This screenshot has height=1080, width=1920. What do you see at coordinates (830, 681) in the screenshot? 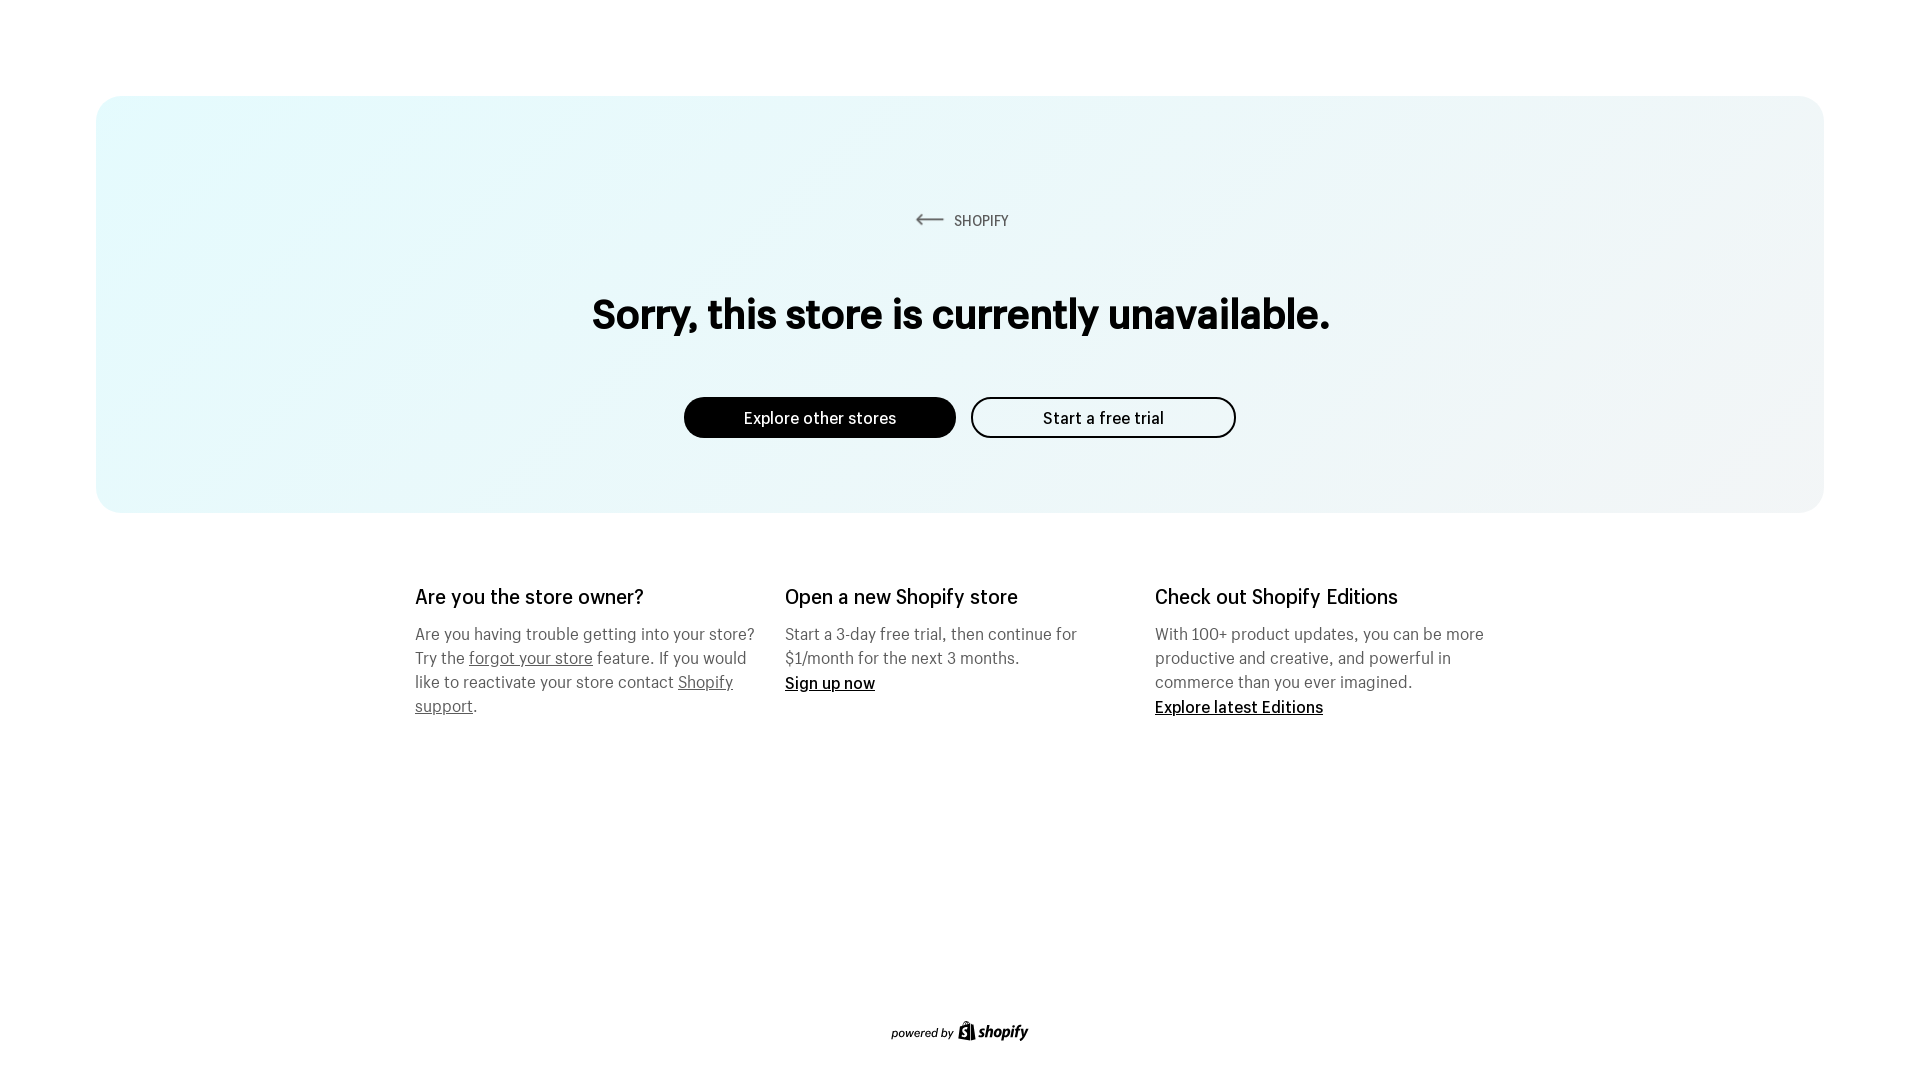
I see `'Sign up now'` at bounding box center [830, 681].